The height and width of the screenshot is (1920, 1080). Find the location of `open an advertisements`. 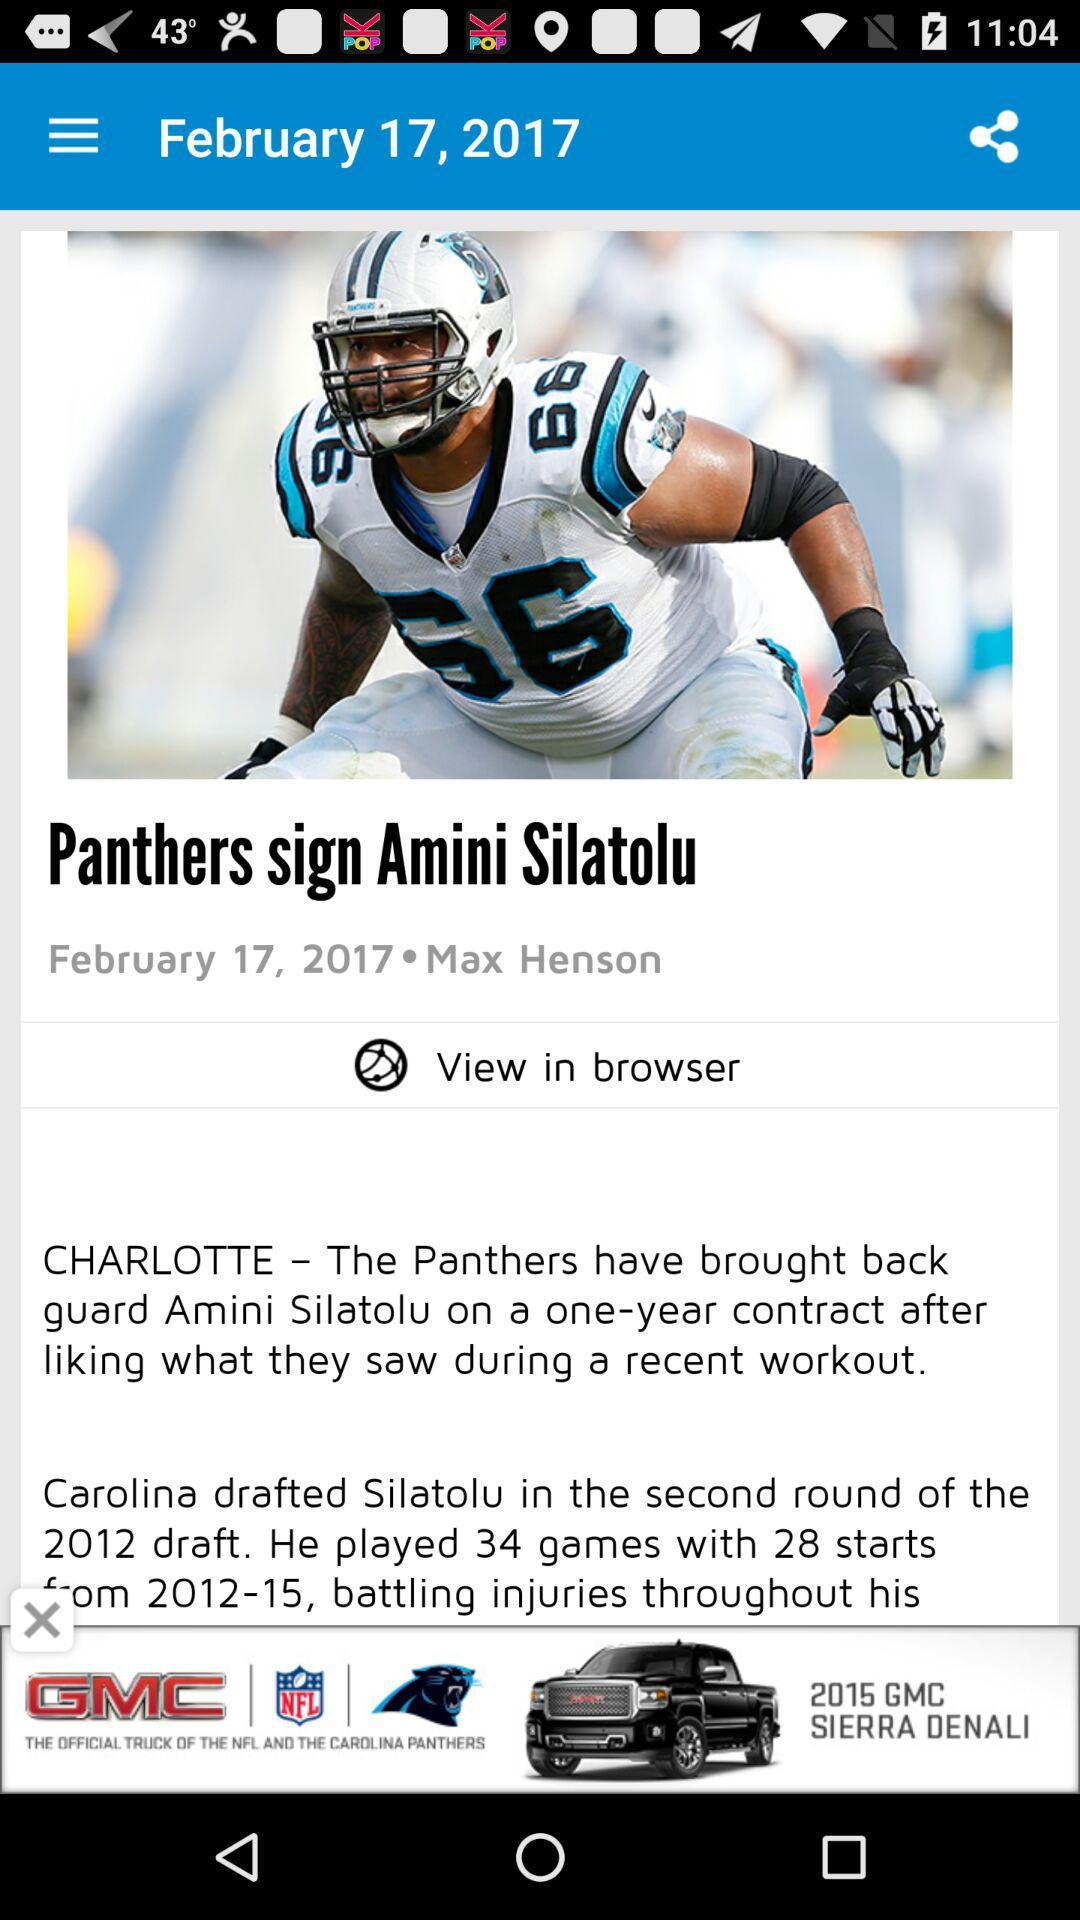

open an advertisements is located at coordinates (540, 1708).